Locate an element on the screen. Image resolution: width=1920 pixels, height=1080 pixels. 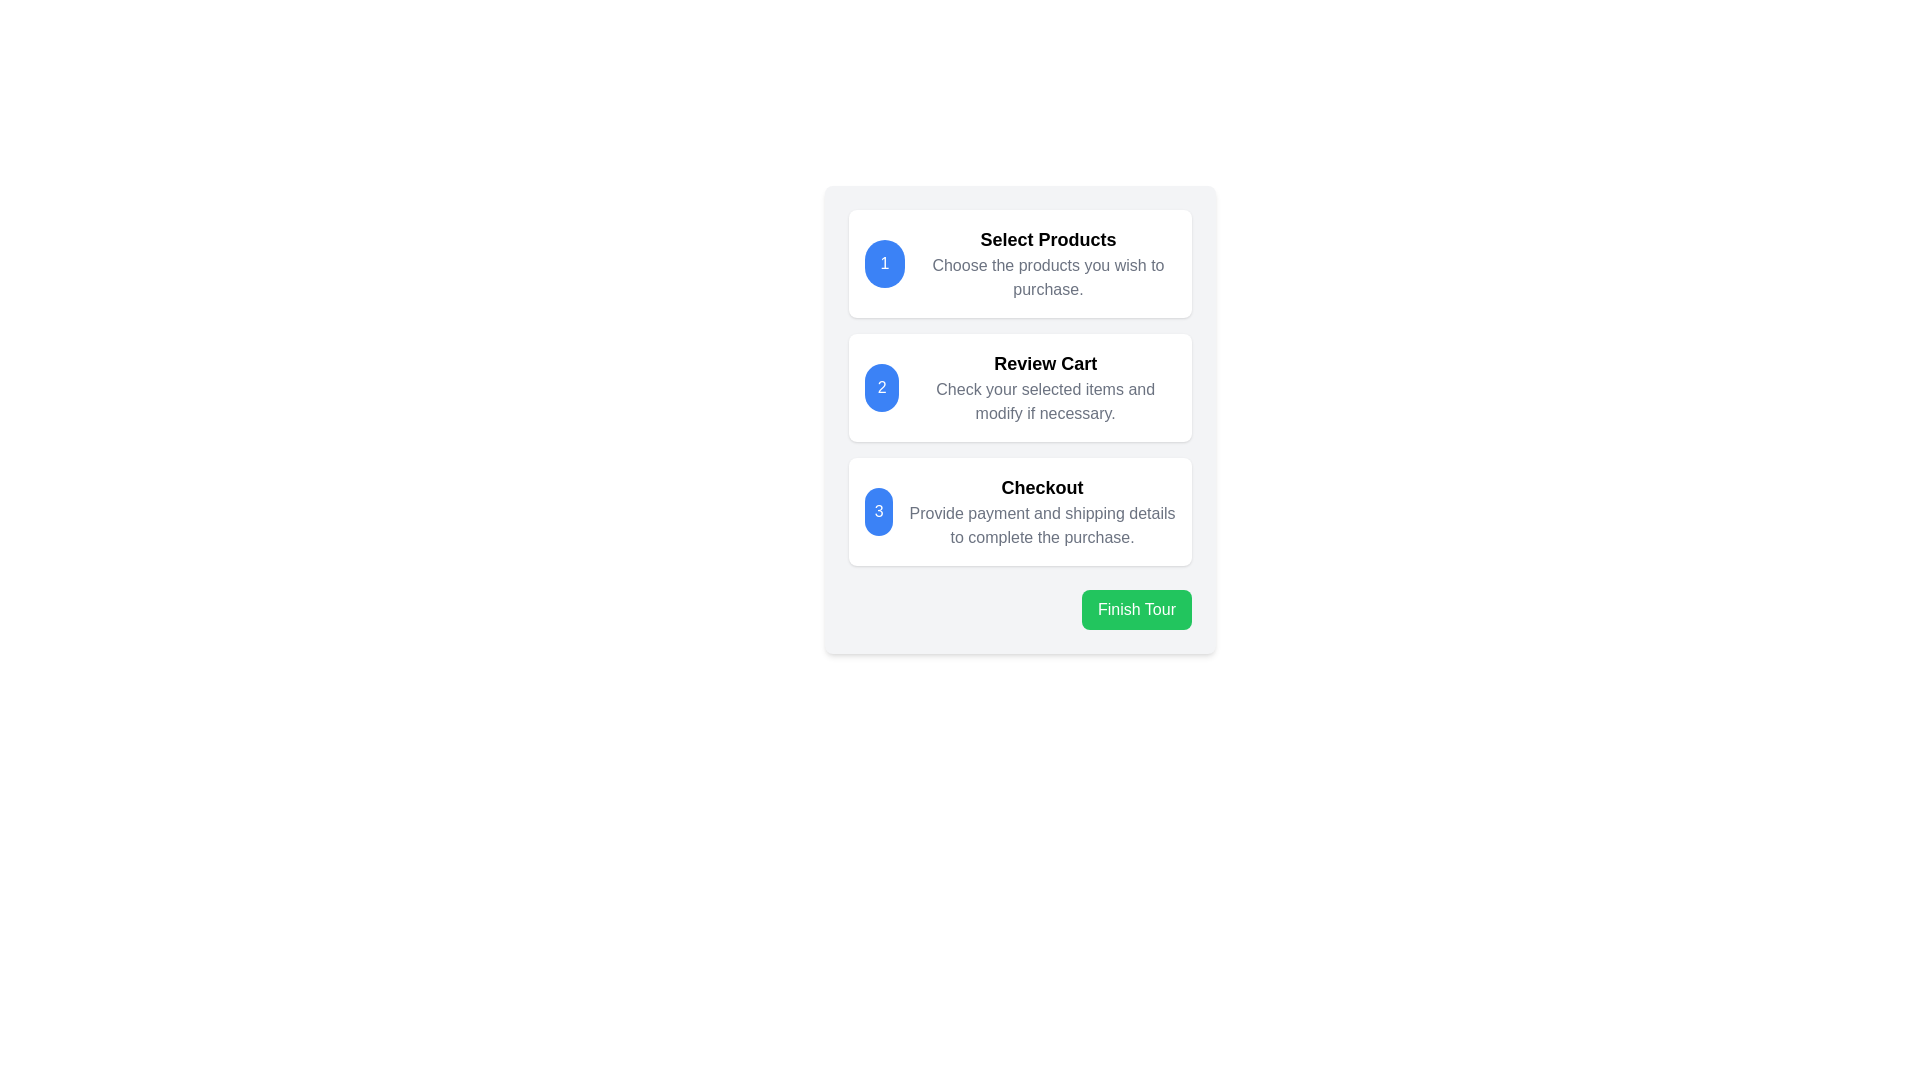
the Text Block element that displays 'Select Products' and 'Choose the products you wish to purchase.' is located at coordinates (1047, 262).